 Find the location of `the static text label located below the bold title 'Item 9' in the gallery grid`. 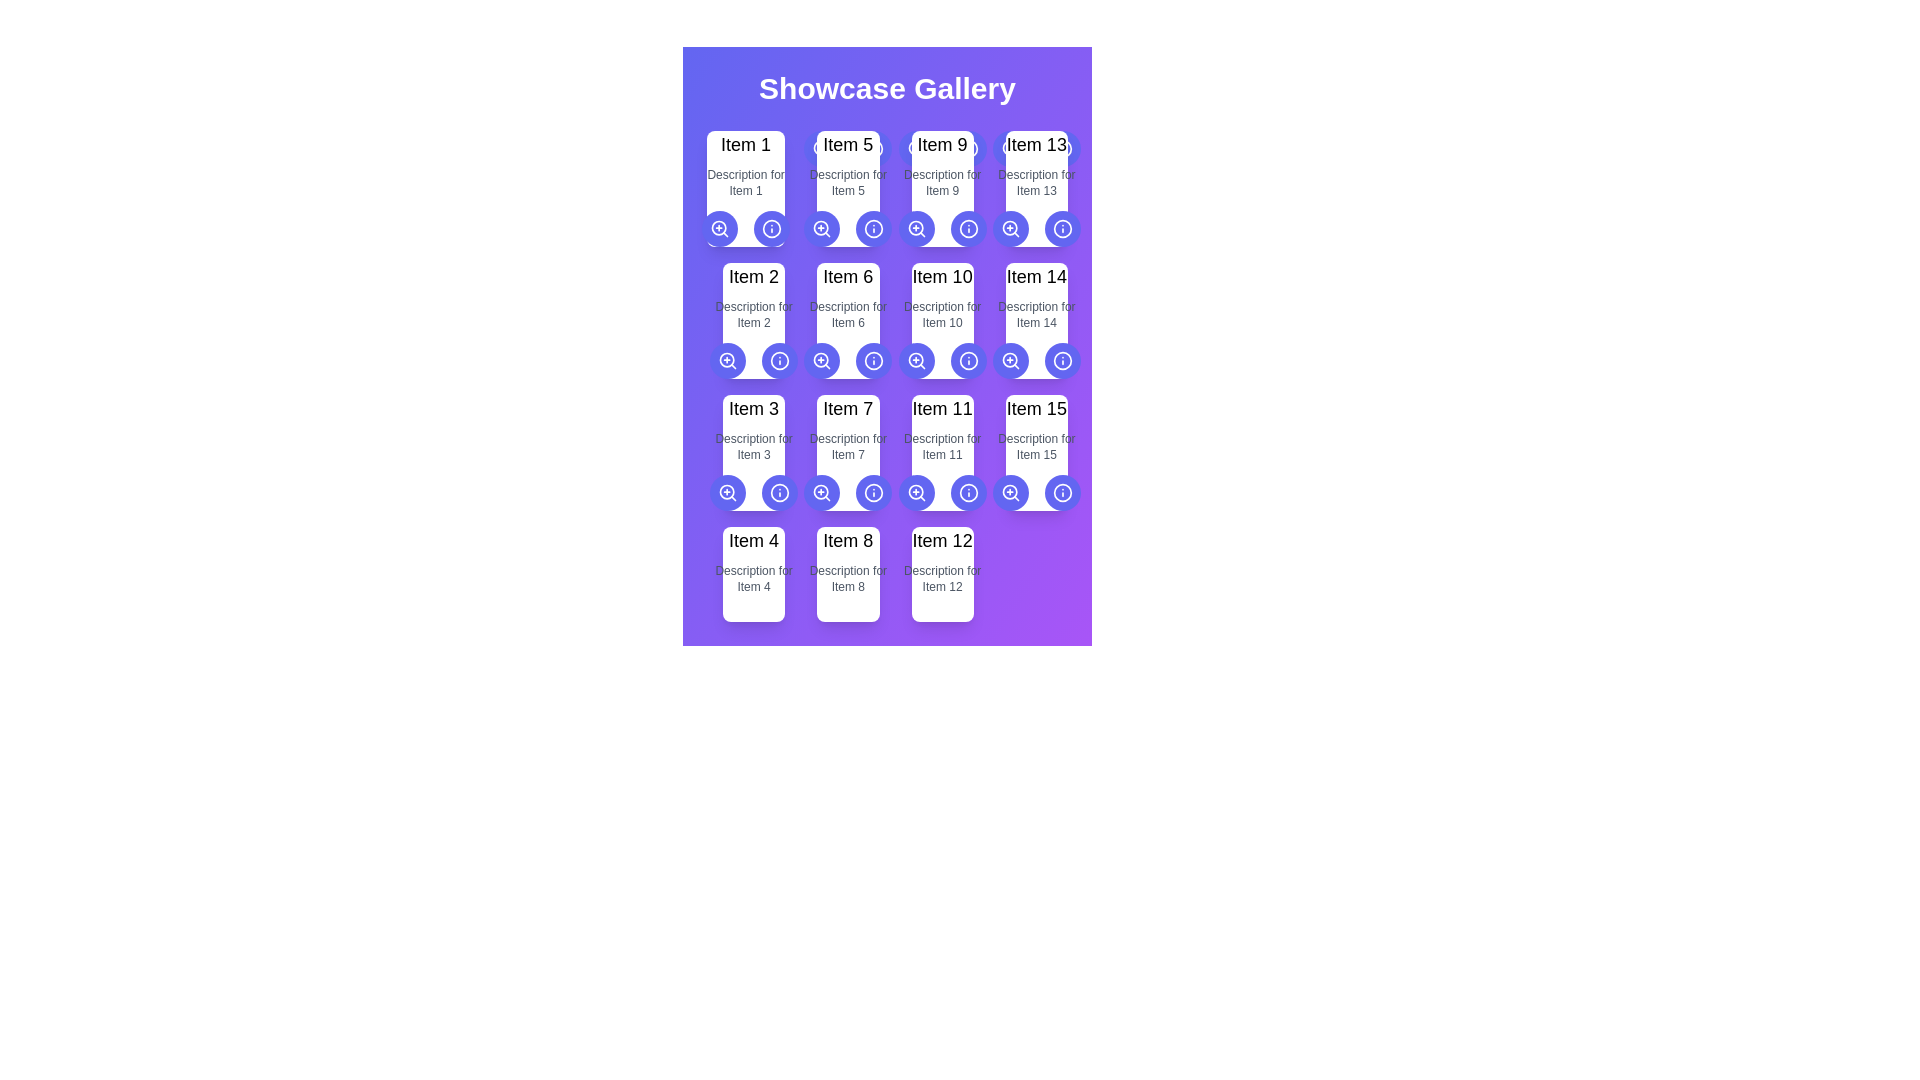

the static text label located below the bold title 'Item 9' in the gallery grid is located at coordinates (941, 182).